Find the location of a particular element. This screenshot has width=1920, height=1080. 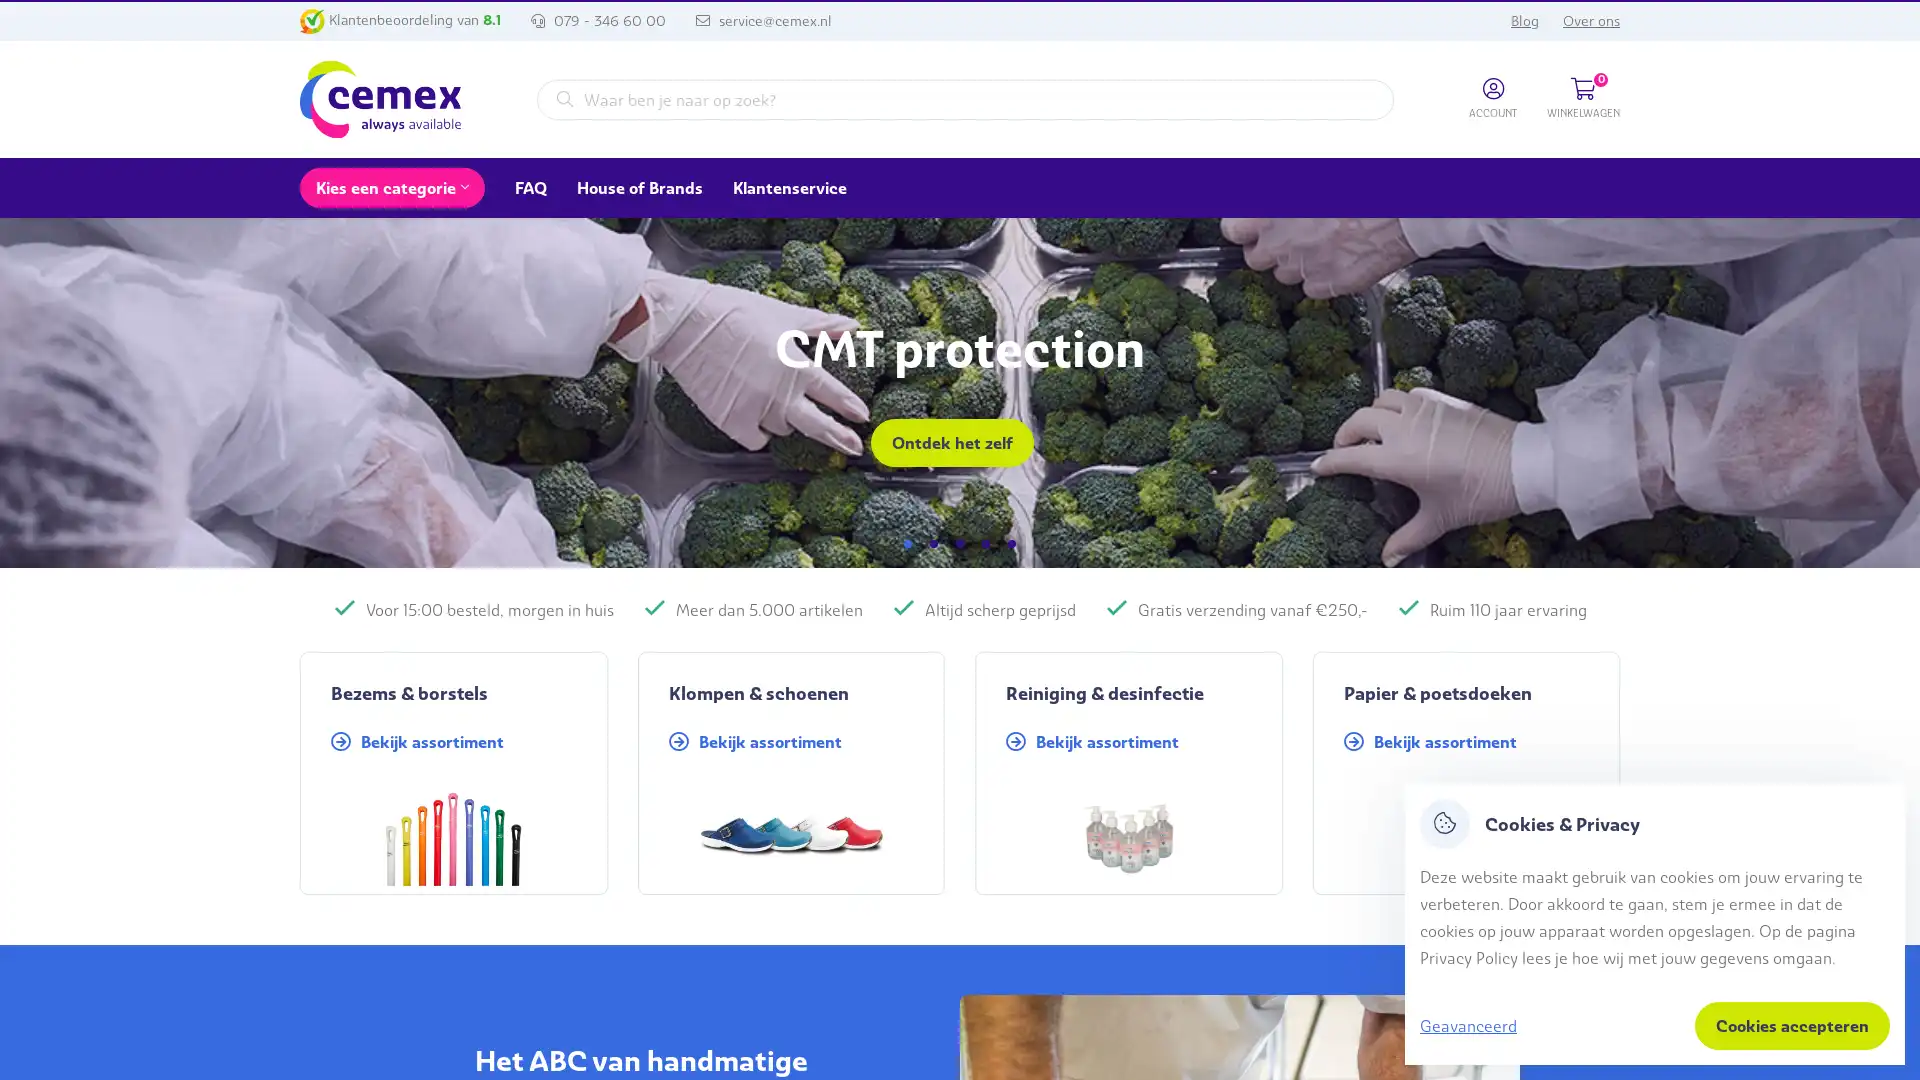

Kies een categorie is located at coordinates (392, 188).